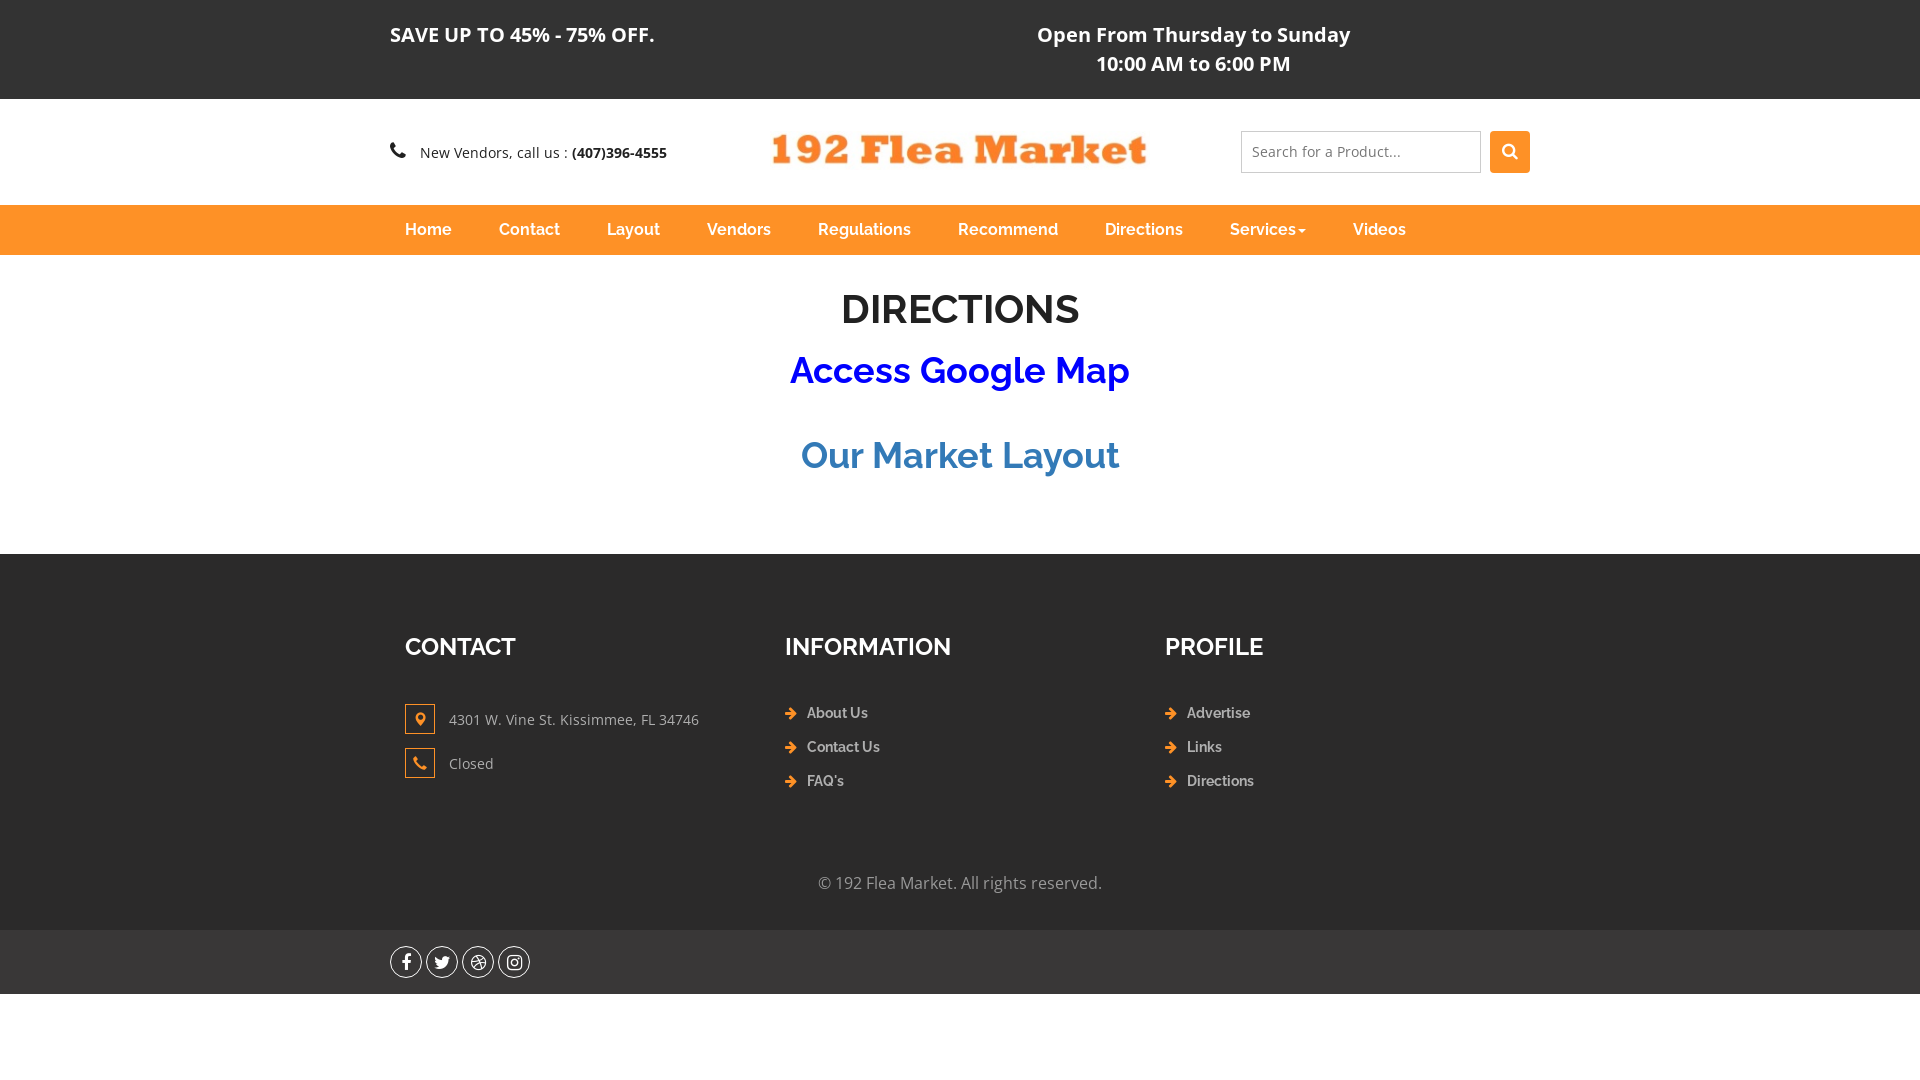 This screenshot has width=1920, height=1080. Describe the element at coordinates (825, 779) in the screenshot. I see `'FAQ's'` at that location.